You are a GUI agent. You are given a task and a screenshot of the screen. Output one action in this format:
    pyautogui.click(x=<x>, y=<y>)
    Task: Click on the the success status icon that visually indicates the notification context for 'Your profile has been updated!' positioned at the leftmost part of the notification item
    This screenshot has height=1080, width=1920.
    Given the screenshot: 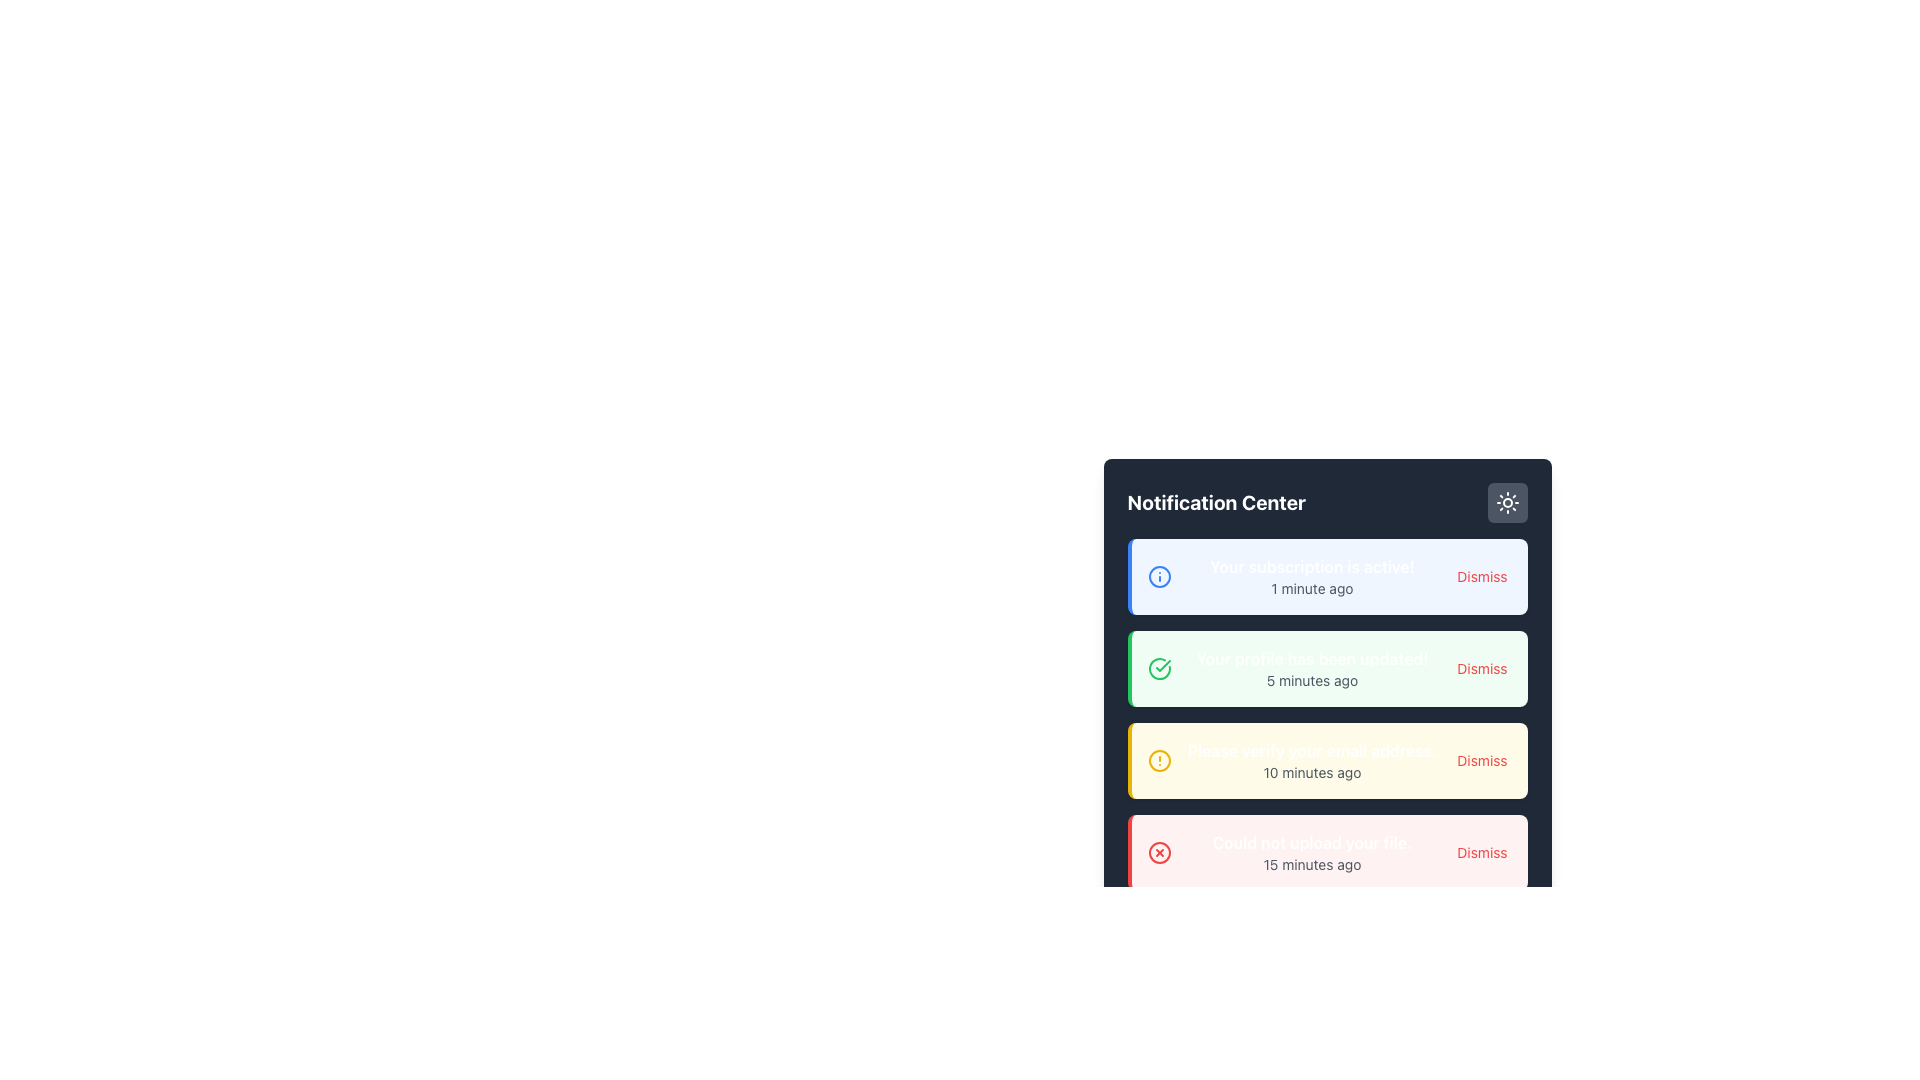 What is the action you would take?
    pyautogui.click(x=1159, y=668)
    